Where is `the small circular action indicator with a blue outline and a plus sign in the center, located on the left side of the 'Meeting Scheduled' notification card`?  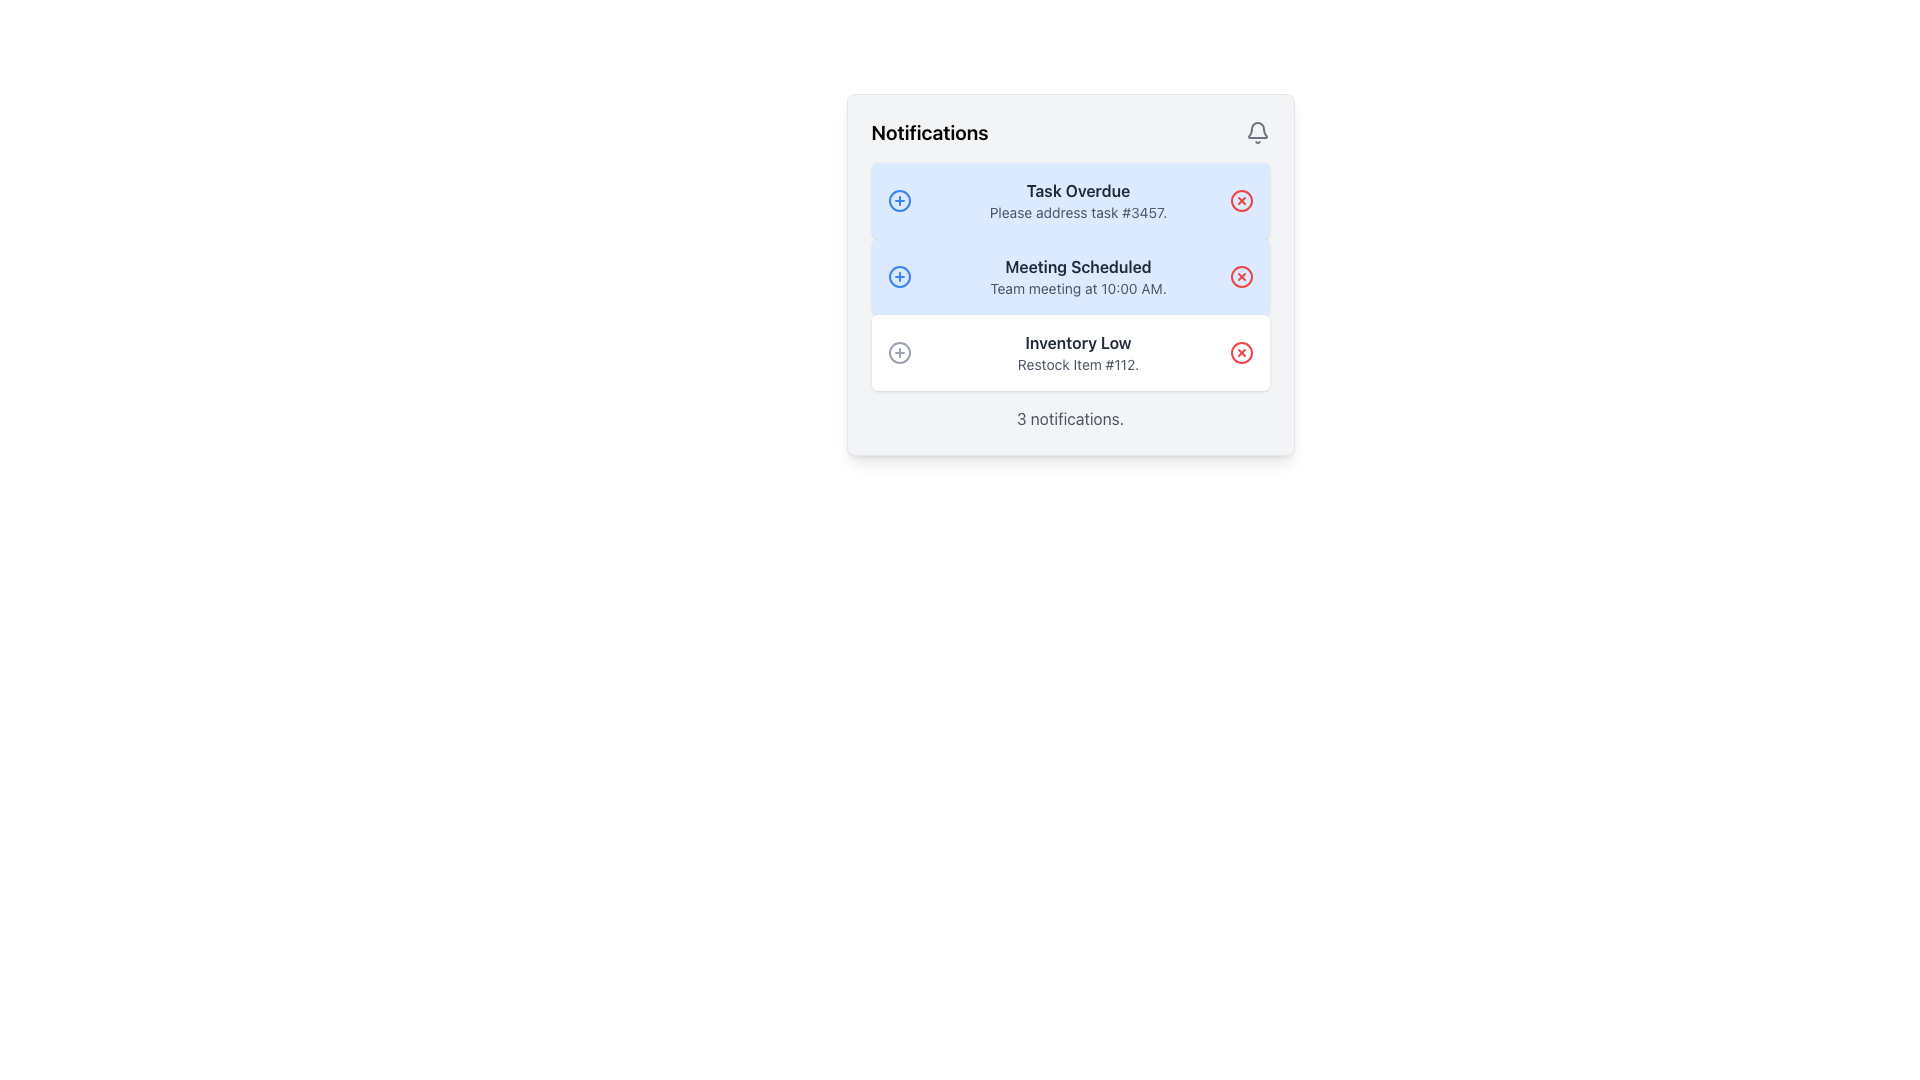 the small circular action indicator with a blue outline and a plus sign in the center, located on the left side of the 'Meeting Scheduled' notification card is located at coordinates (898, 277).